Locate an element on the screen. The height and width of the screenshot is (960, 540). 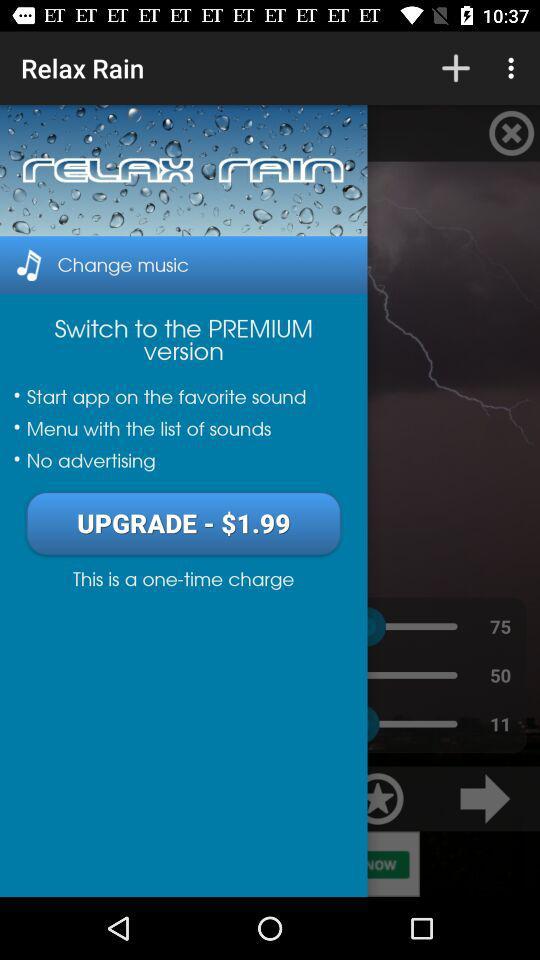
the star icon is located at coordinates (377, 798).